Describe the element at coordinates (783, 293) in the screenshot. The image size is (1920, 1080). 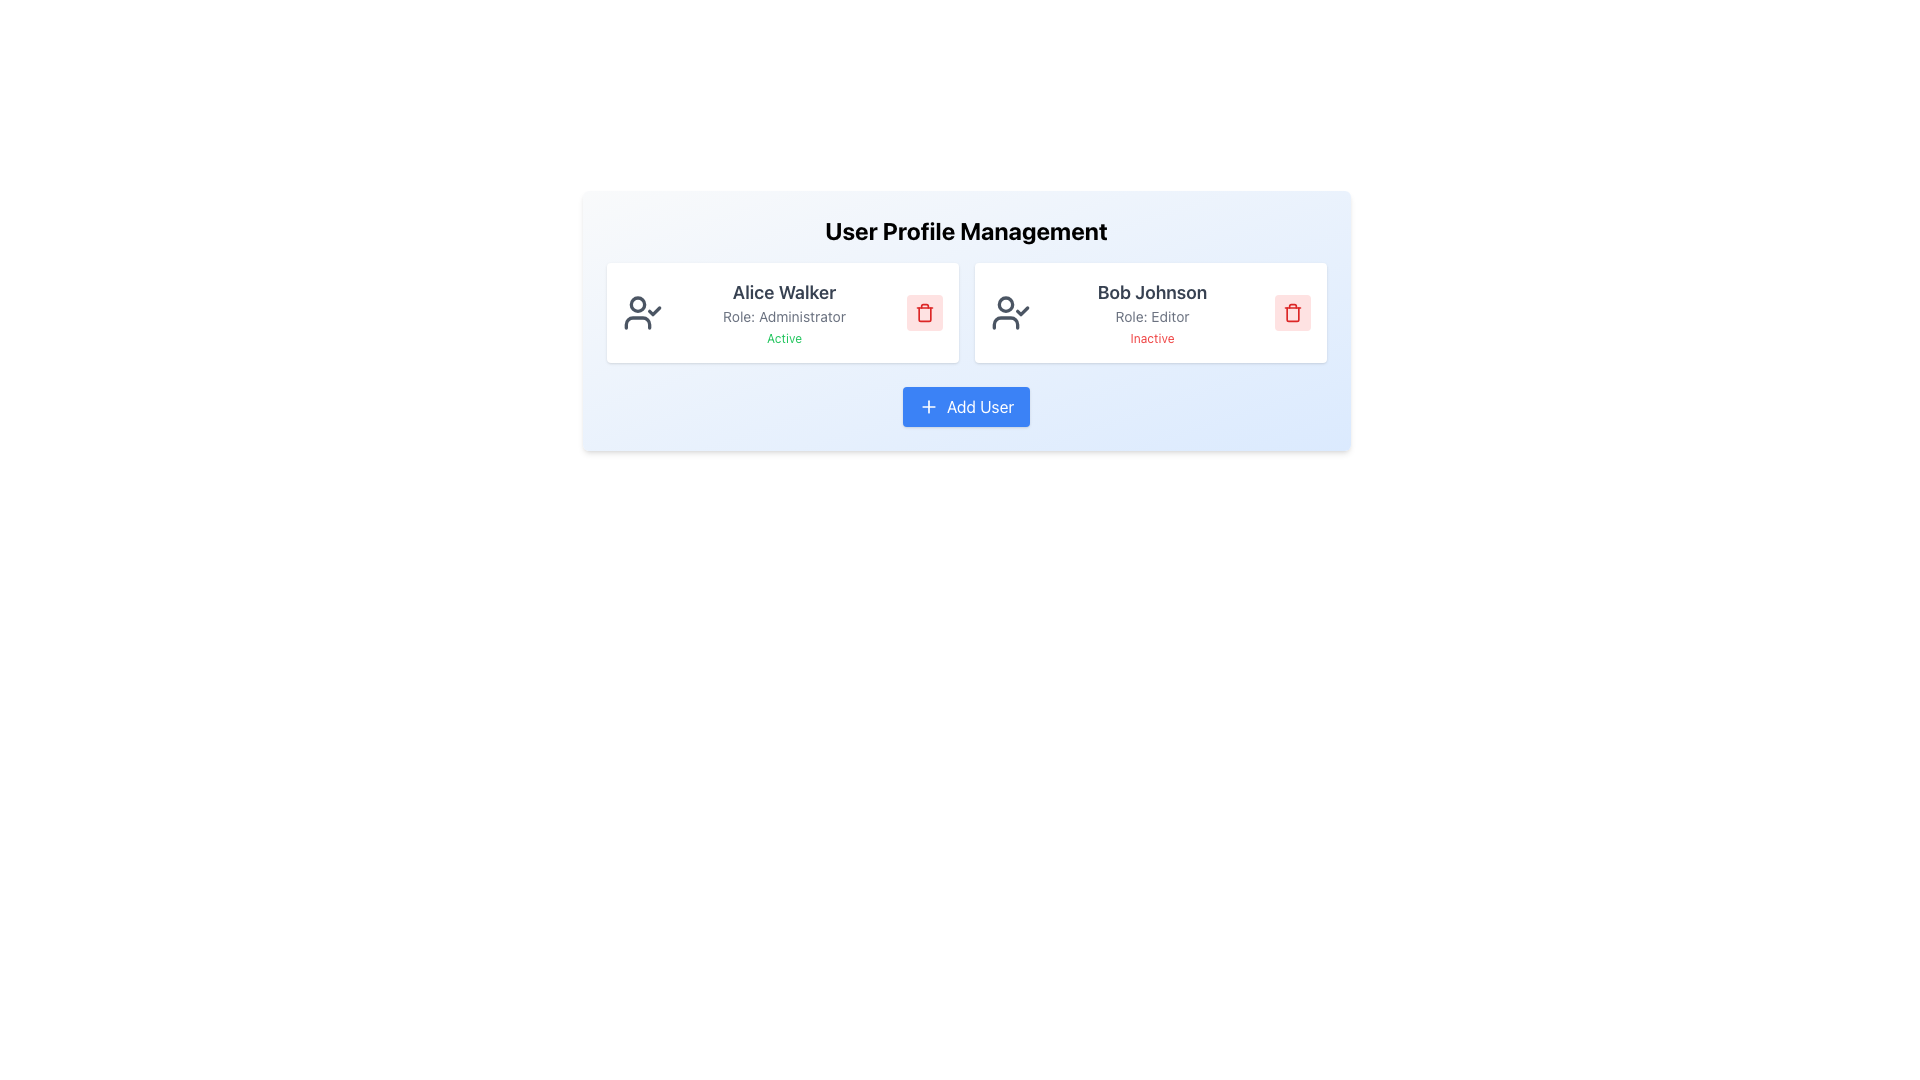
I see `the text label displaying 'Alice Walker', which is styled with a large font-size, bold weight, and gray color, located in the left card of the user profile management section` at that location.